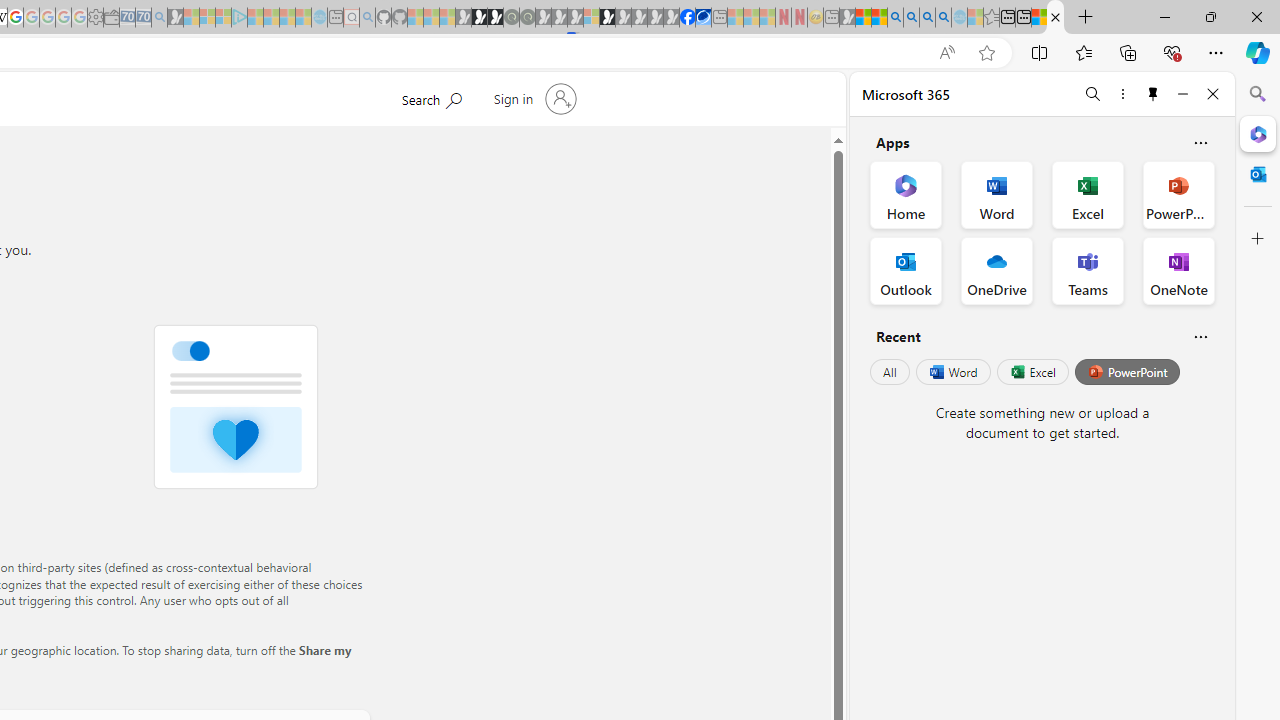  What do you see at coordinates (703, 17) in the screenshot?
I see `'AirNow.gov'` at bounding box center [703, 17].